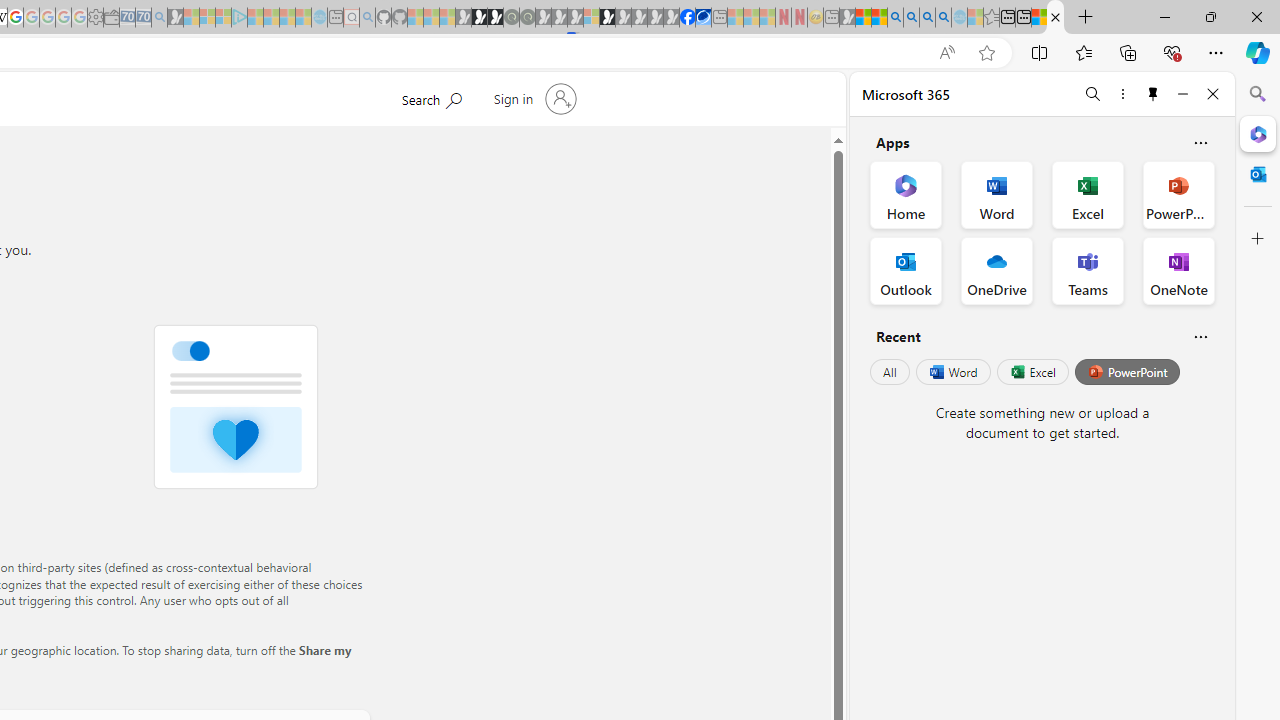  What do you see at coordinates (703, 17) in the screenshot?
I see `'AirNow.gov'` at bounding box center [703, 17].